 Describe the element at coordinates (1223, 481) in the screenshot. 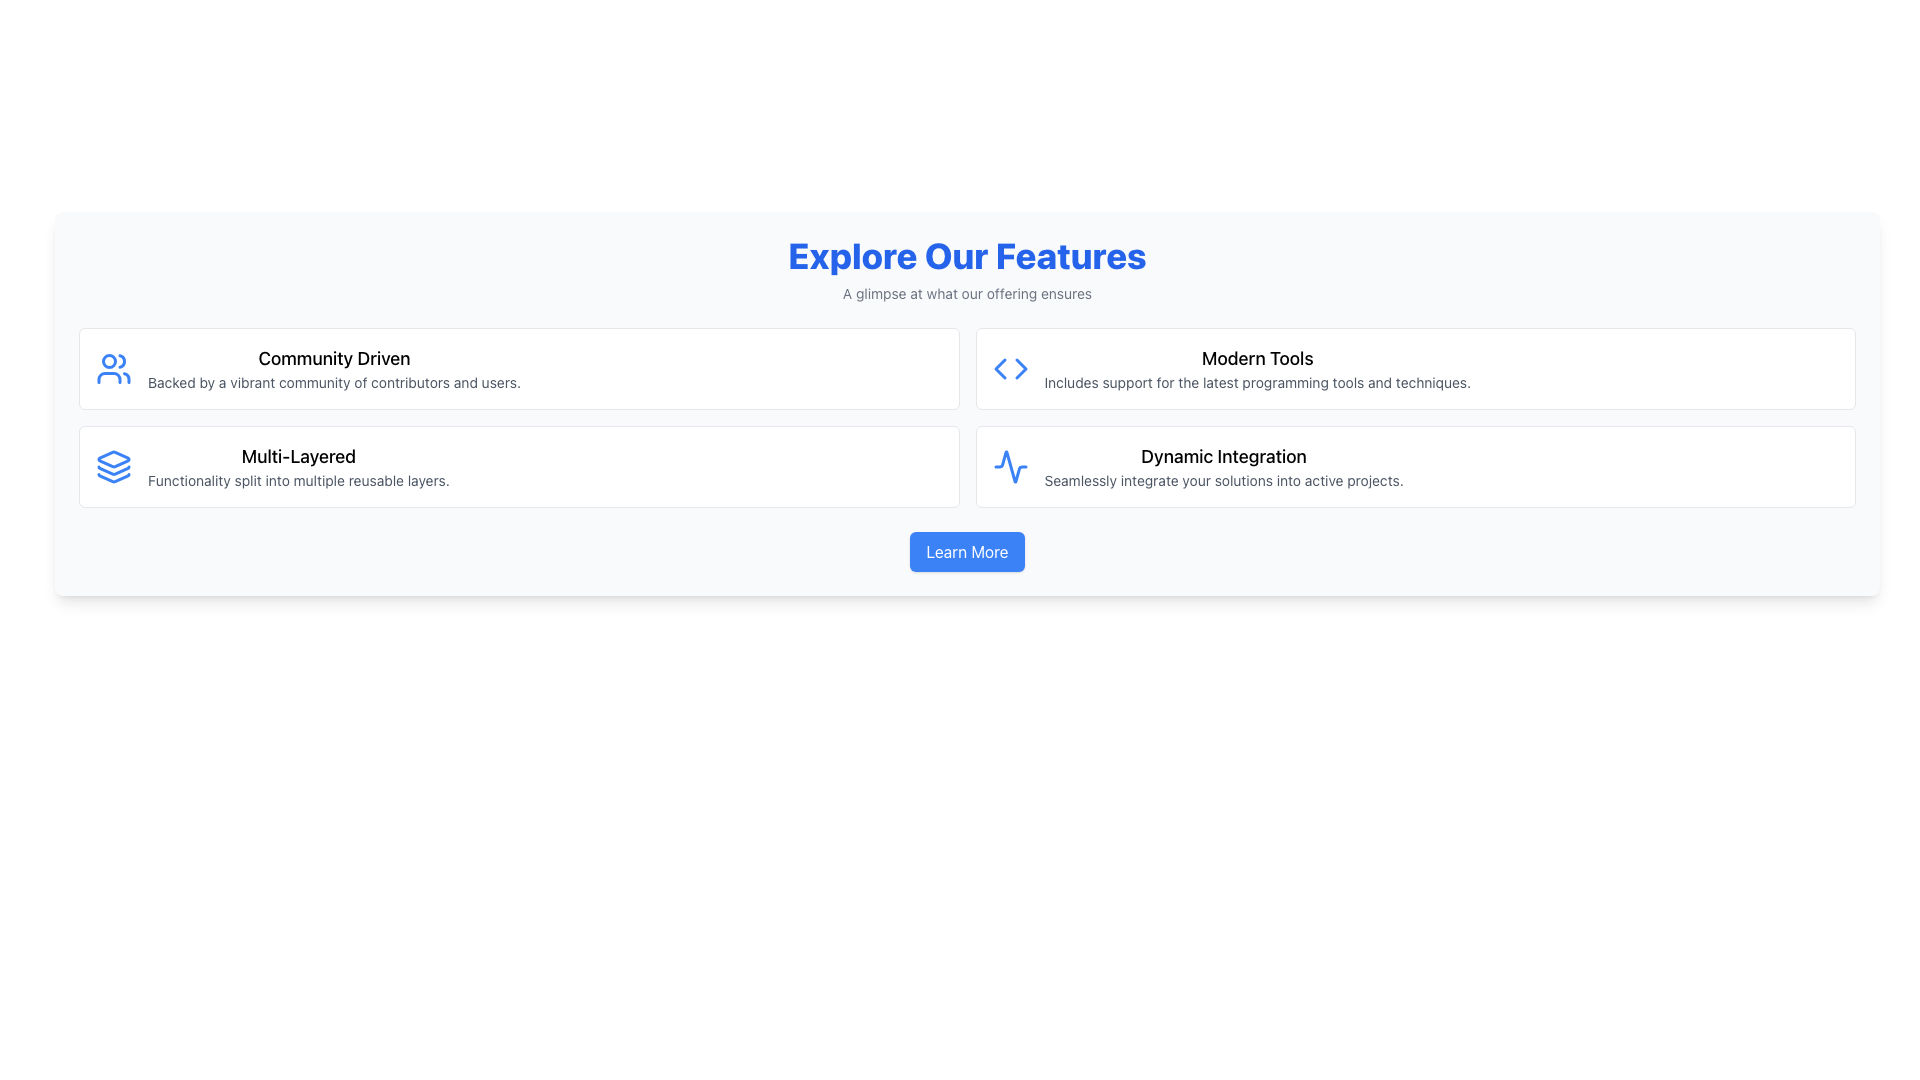

I see `the descriptive text label providing additional information about 'Dynamic Integration', located below the title within its card on the lower right corner of the grid layout` at that location.